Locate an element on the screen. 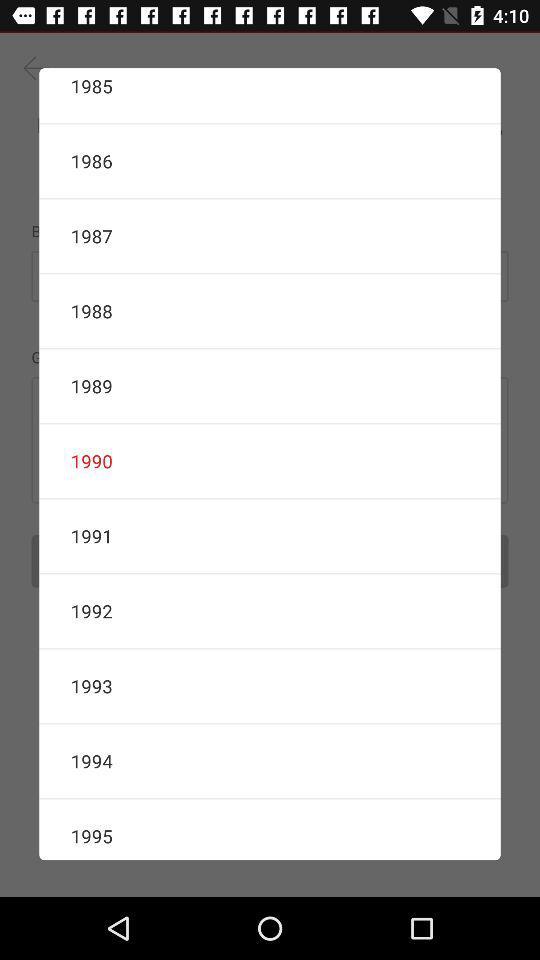 This screenshot has height=960, width=540. the icon below 1989 item is located at coordinates (270, 461).